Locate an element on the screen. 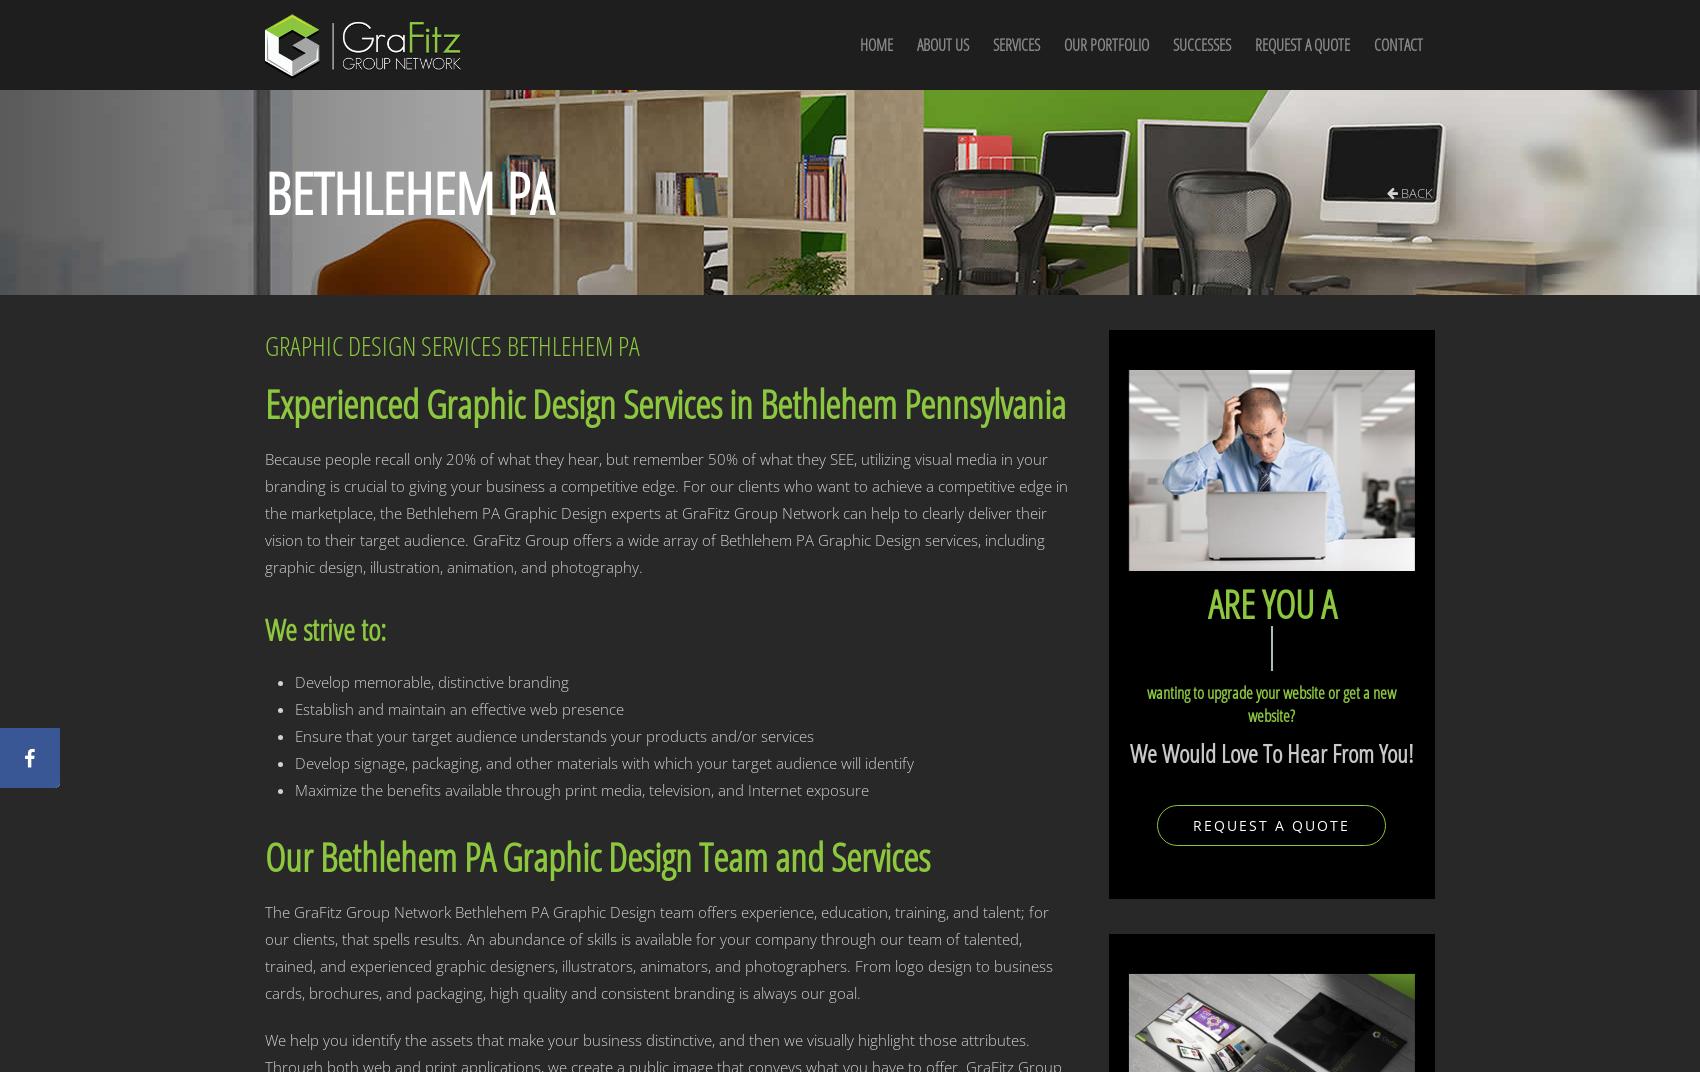  'ARE YOU A' is located at coordinates (1269, 601).